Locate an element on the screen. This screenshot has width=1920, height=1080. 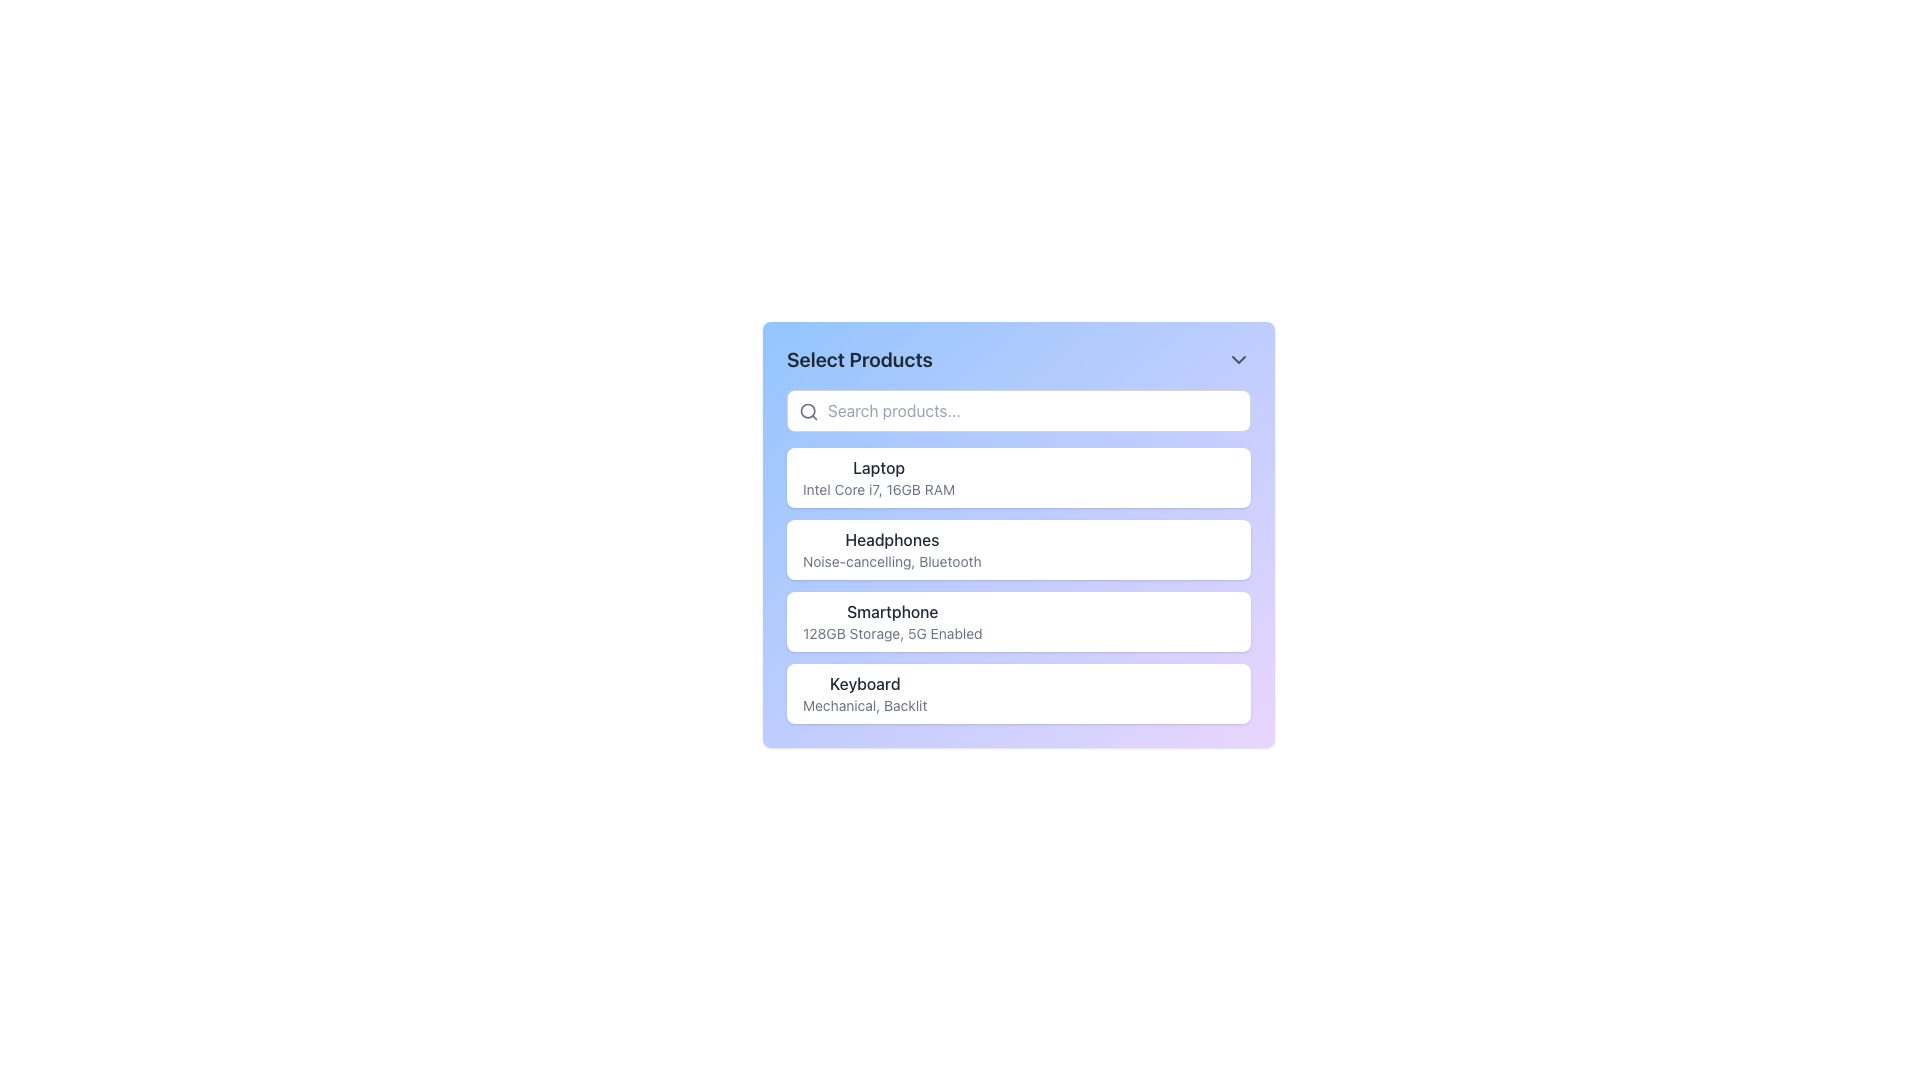
the text element displaying the title 'Laptop' and description 'Intel Core i7, 16GB RAM' is located at coordinates (878, 478).